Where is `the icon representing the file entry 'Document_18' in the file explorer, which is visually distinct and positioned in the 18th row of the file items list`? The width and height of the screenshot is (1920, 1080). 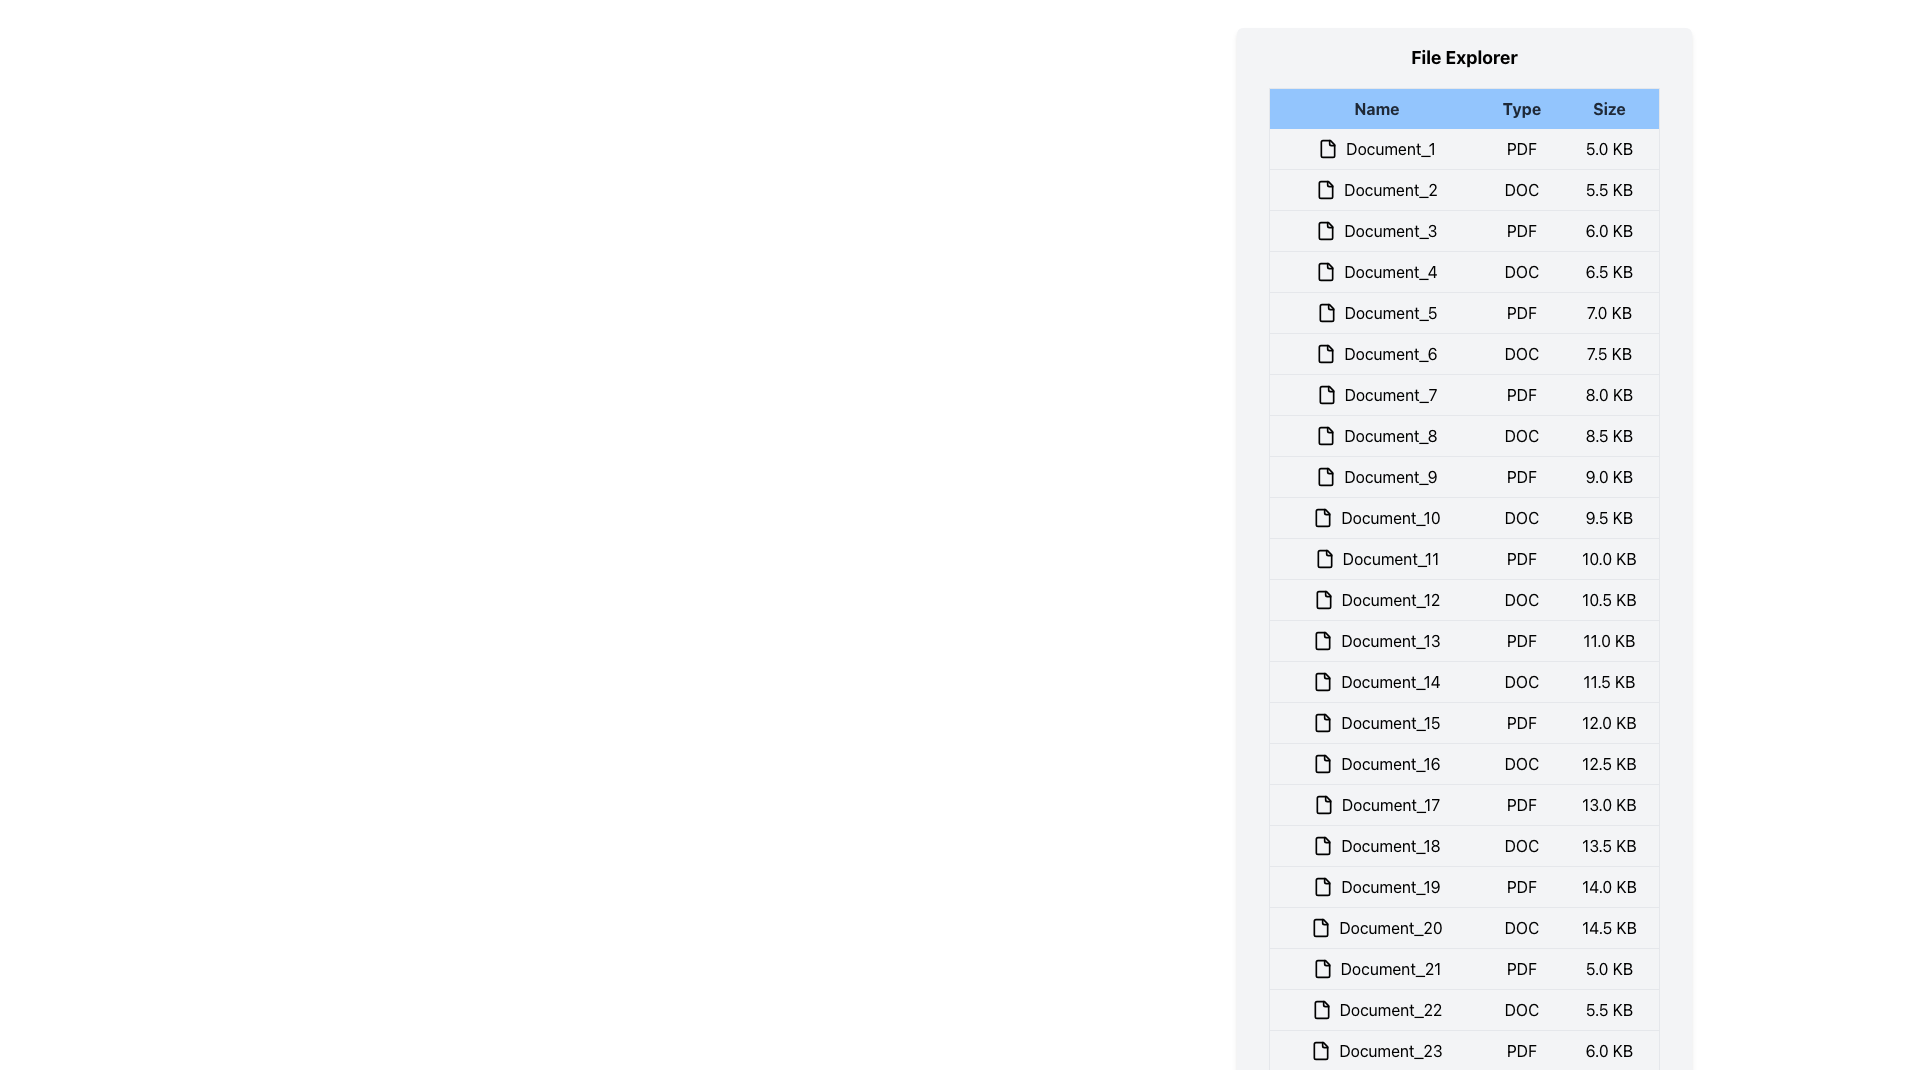 the icon representing the file entry 'Document_18' in the file explorer, which is visually distinct and positioned in the 18th row of the file items list is located at coordinates (1323, 845).